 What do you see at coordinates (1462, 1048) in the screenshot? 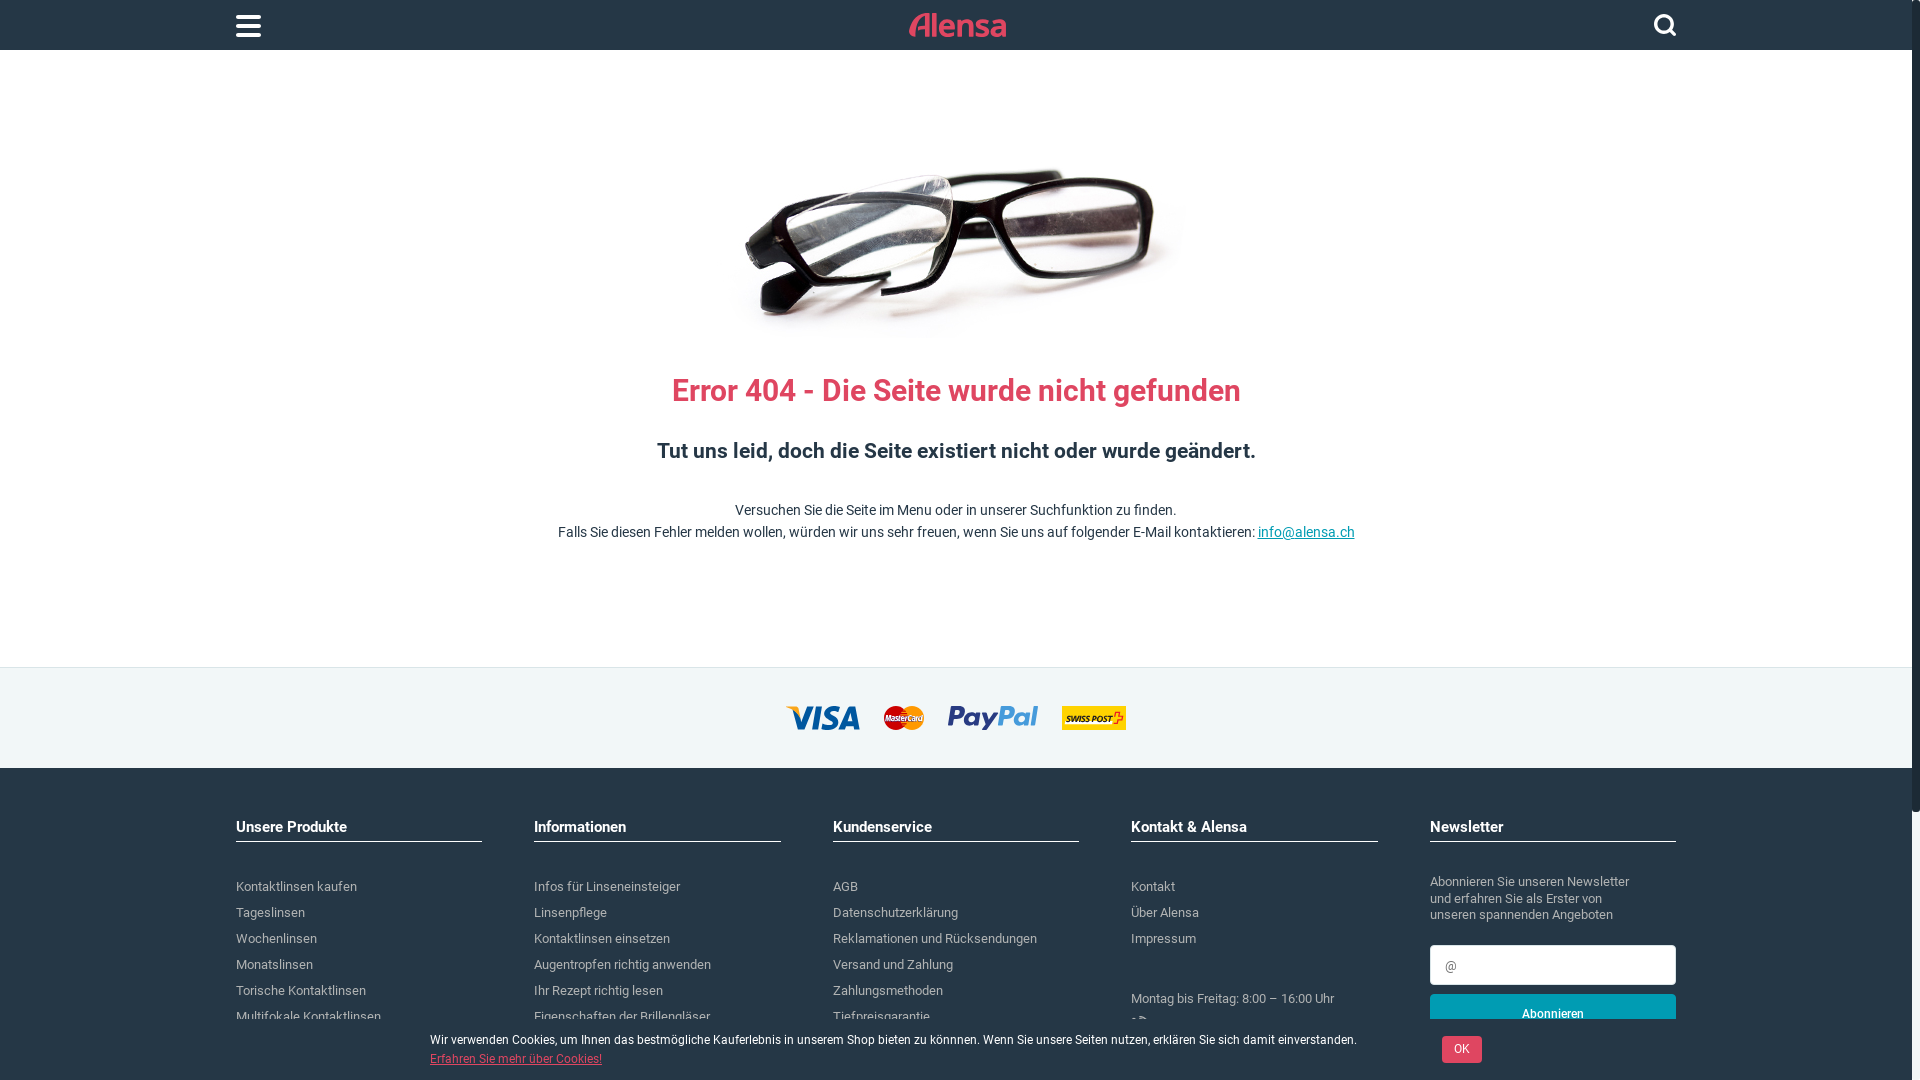
I see `'OK'` at bounding box center [1462, 1048].